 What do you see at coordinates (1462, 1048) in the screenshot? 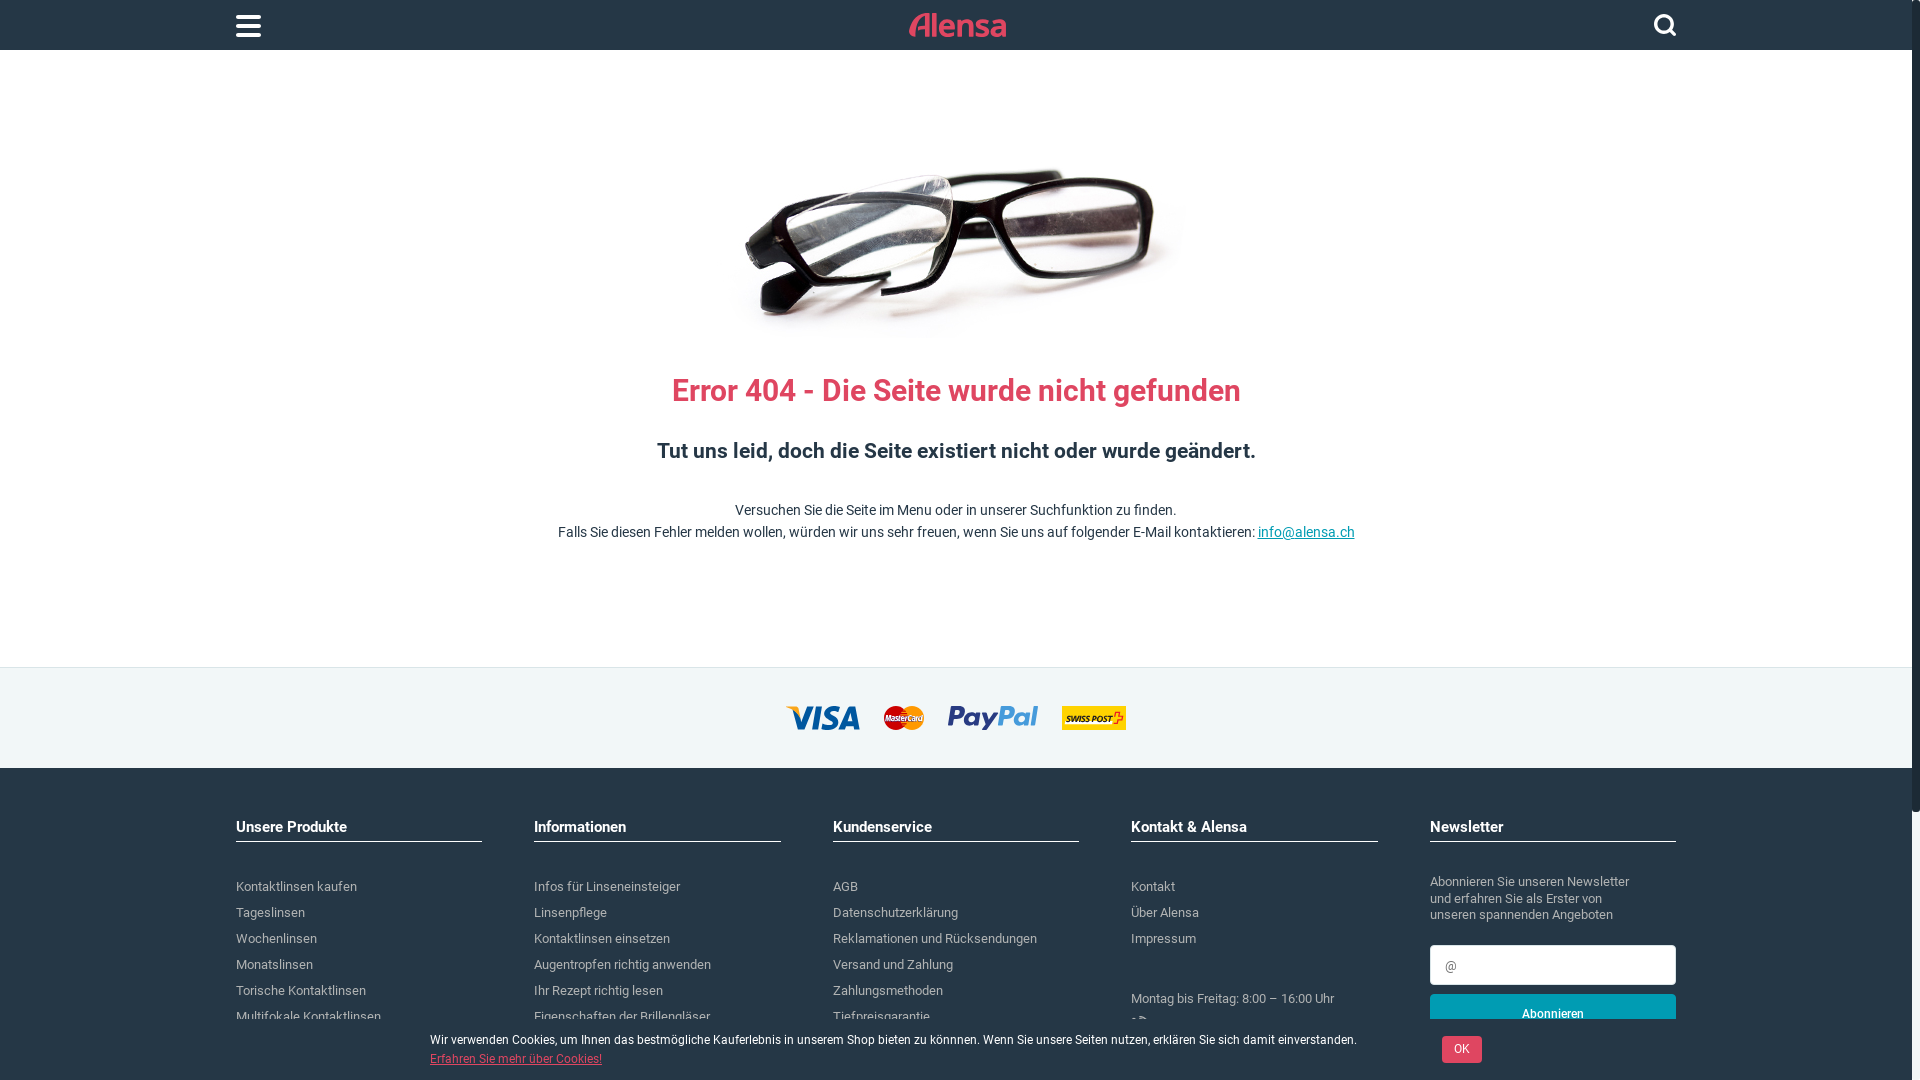
I see `'OK'` at bounding box center [1462, 1048].